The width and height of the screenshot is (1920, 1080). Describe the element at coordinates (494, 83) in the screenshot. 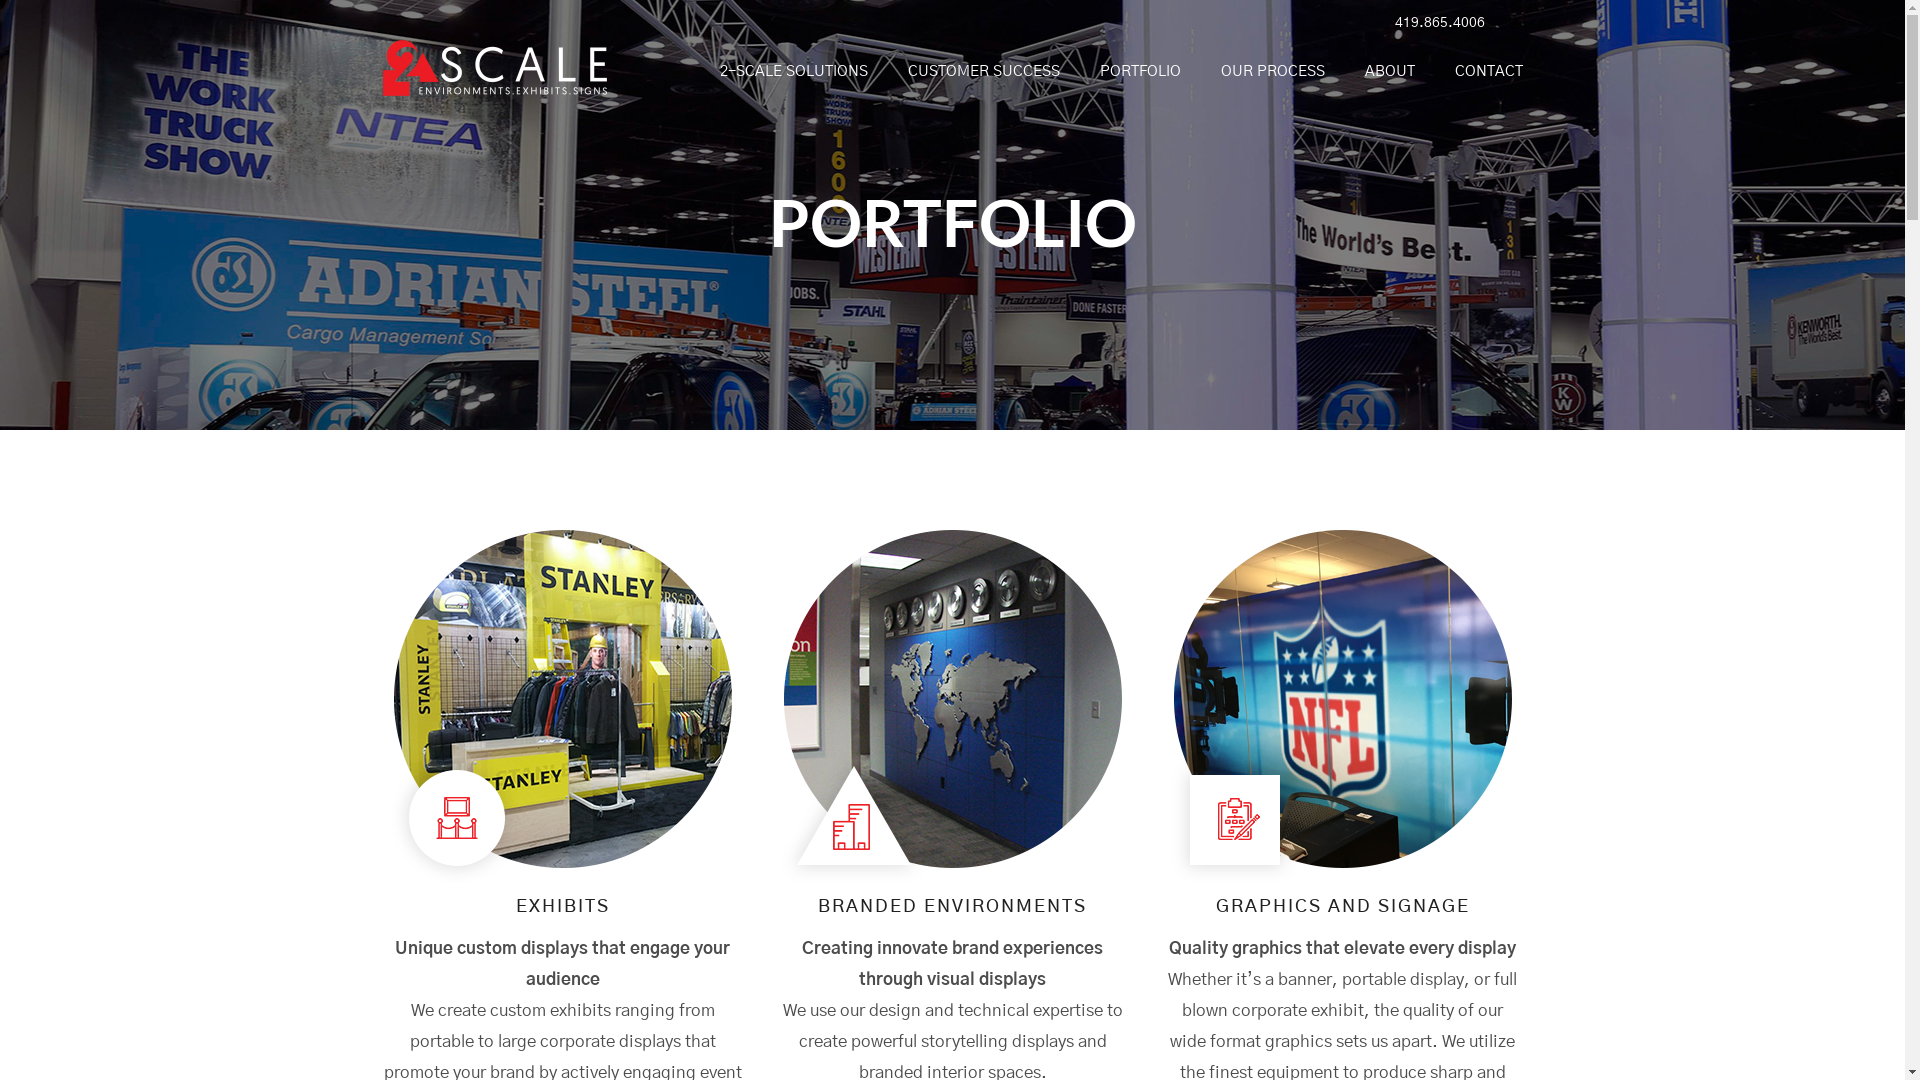

I see `'2-SCALE'` at that location.